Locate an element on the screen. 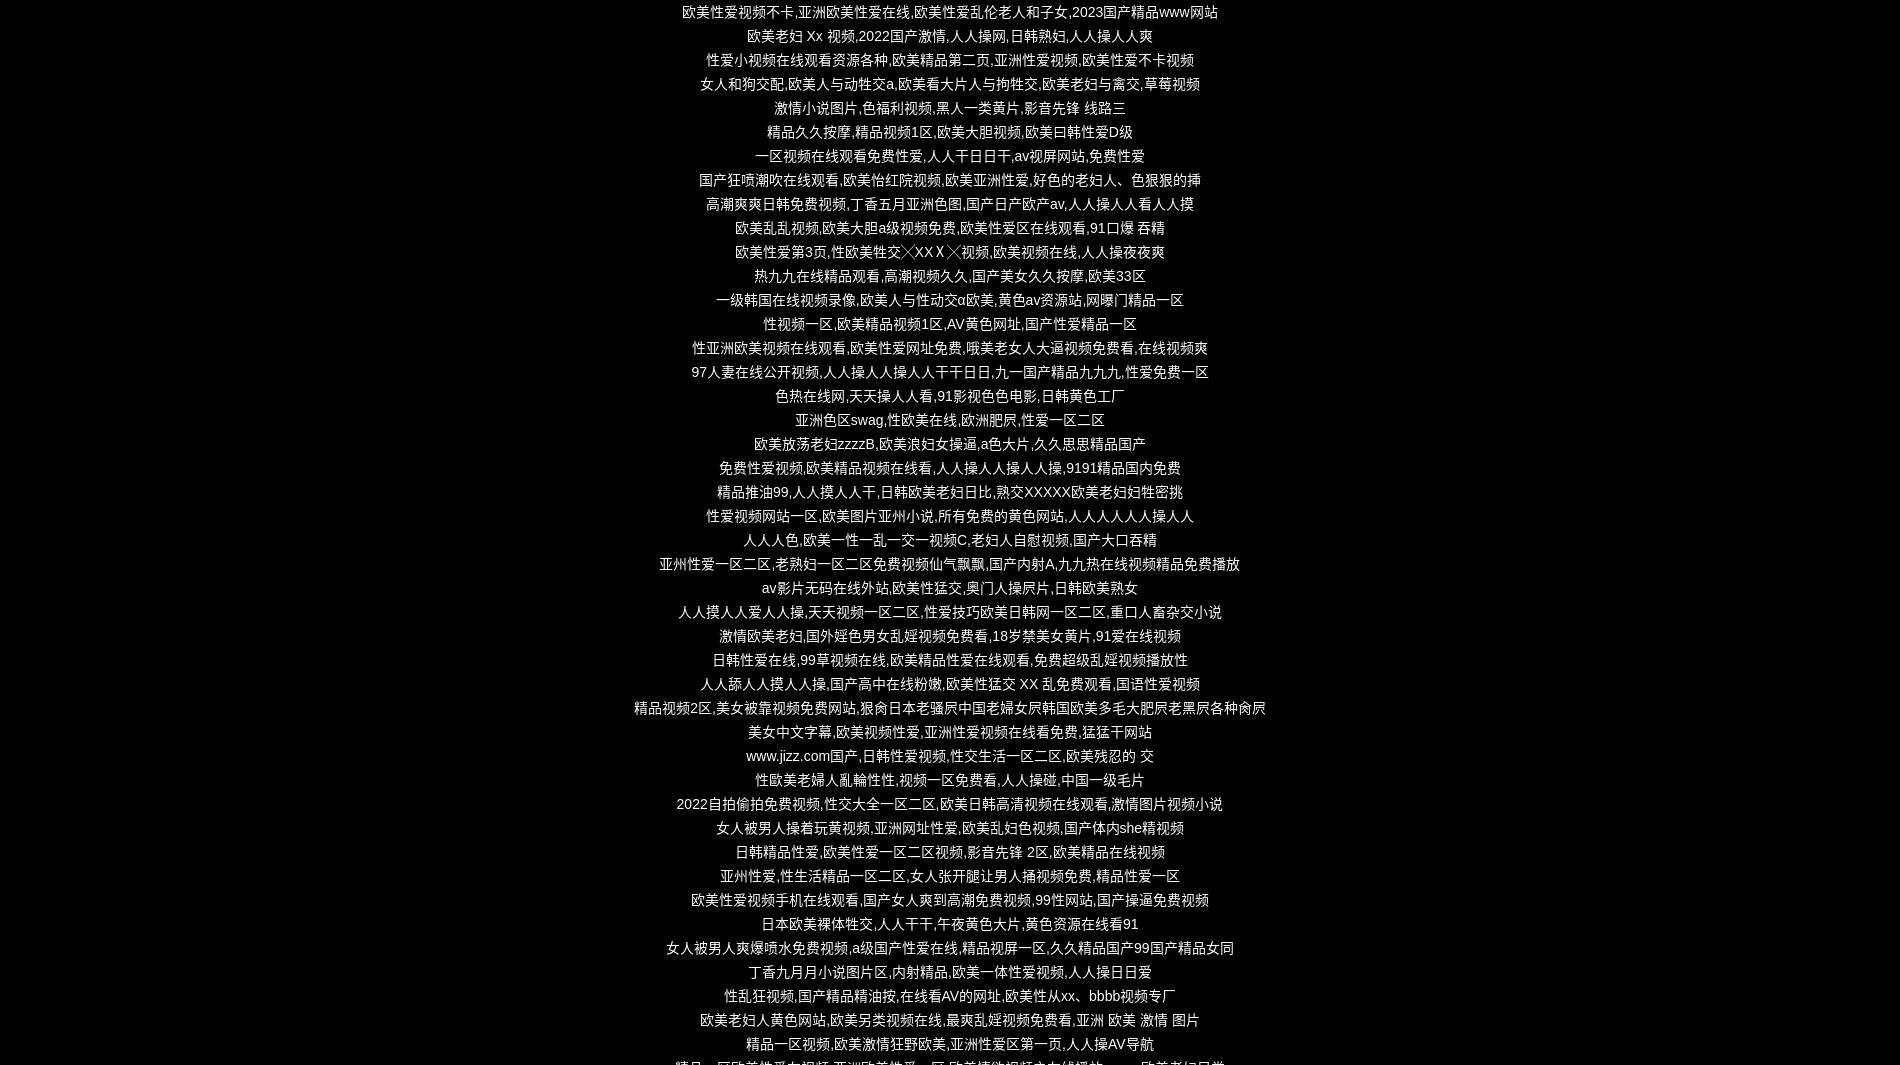  '色热在线网,天天操人人看,91影视色色电影,日韩黄色工厂' is located at coordinates (948, 394).